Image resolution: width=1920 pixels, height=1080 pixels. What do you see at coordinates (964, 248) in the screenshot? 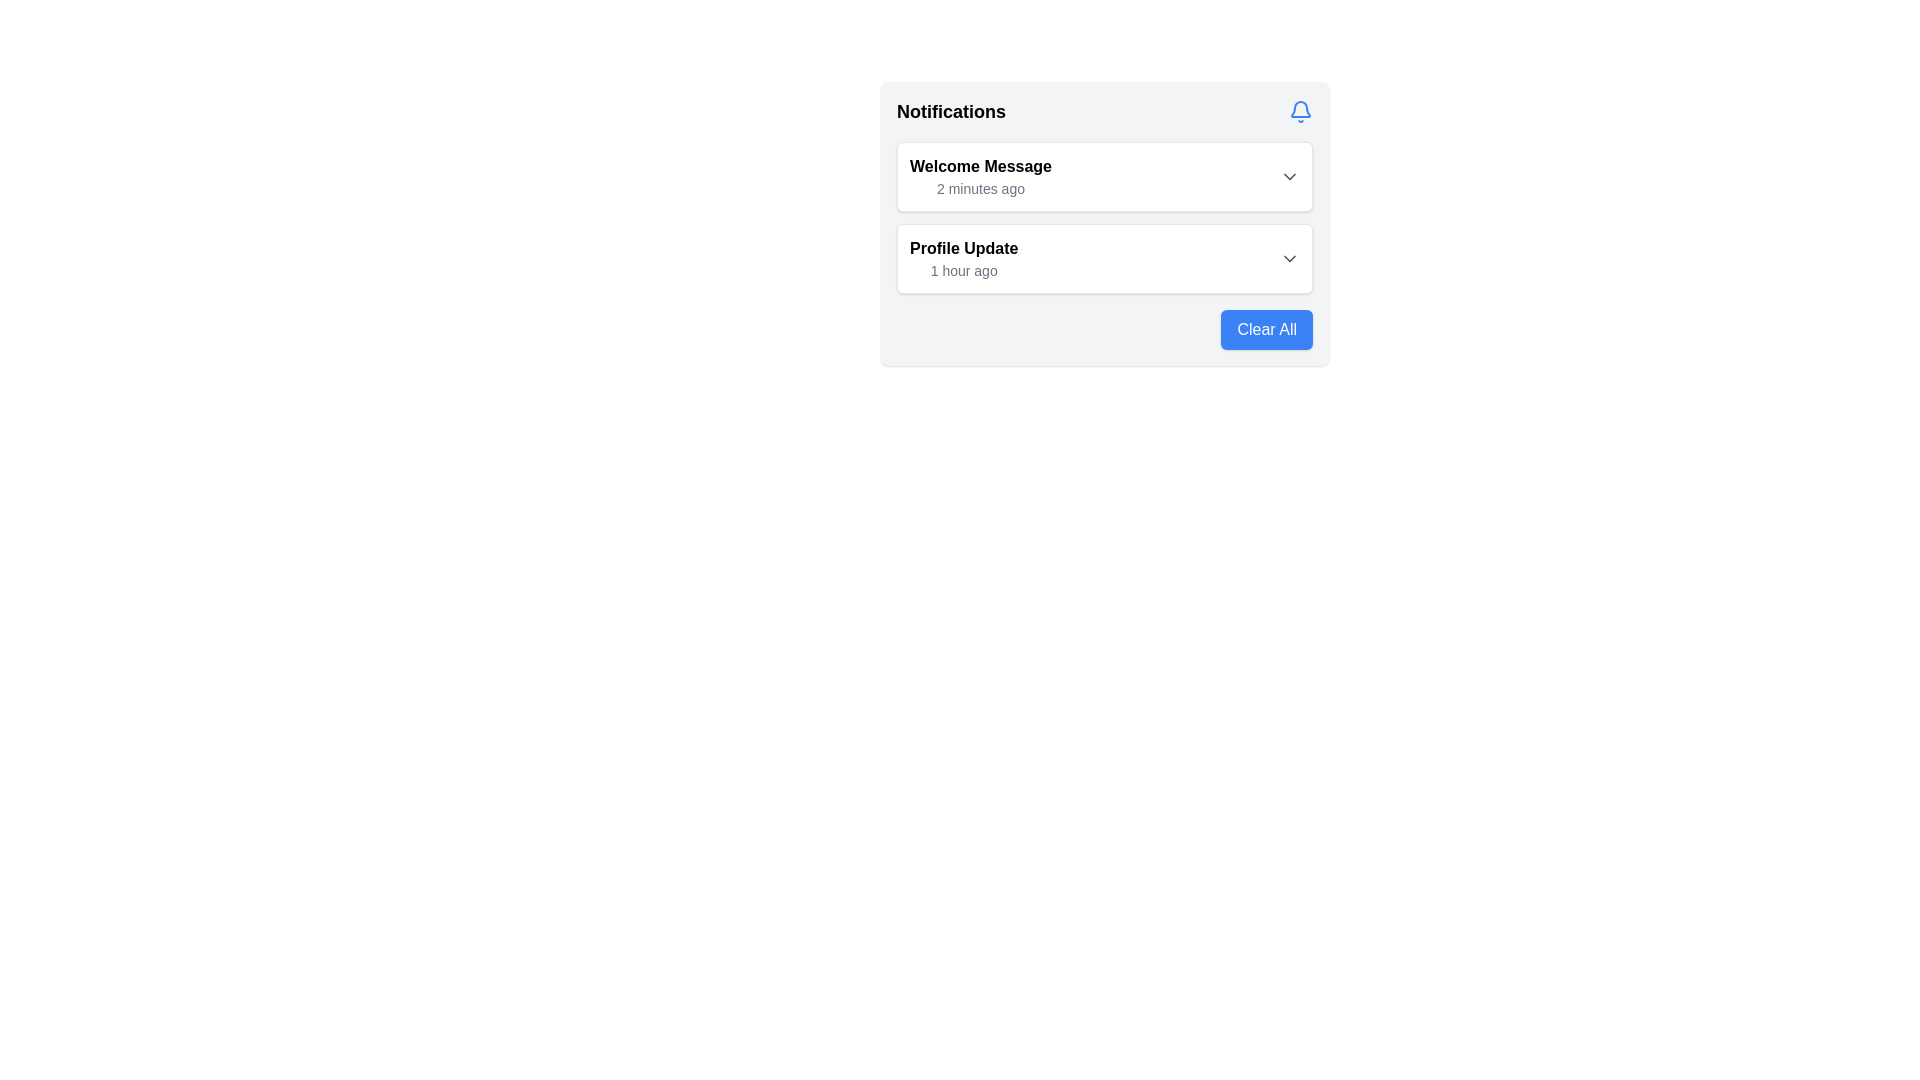
I see `text of the title in the second notification card, which summarizes the update or event and is located under 'Welcome Message'` at bounding box center [964, 248].